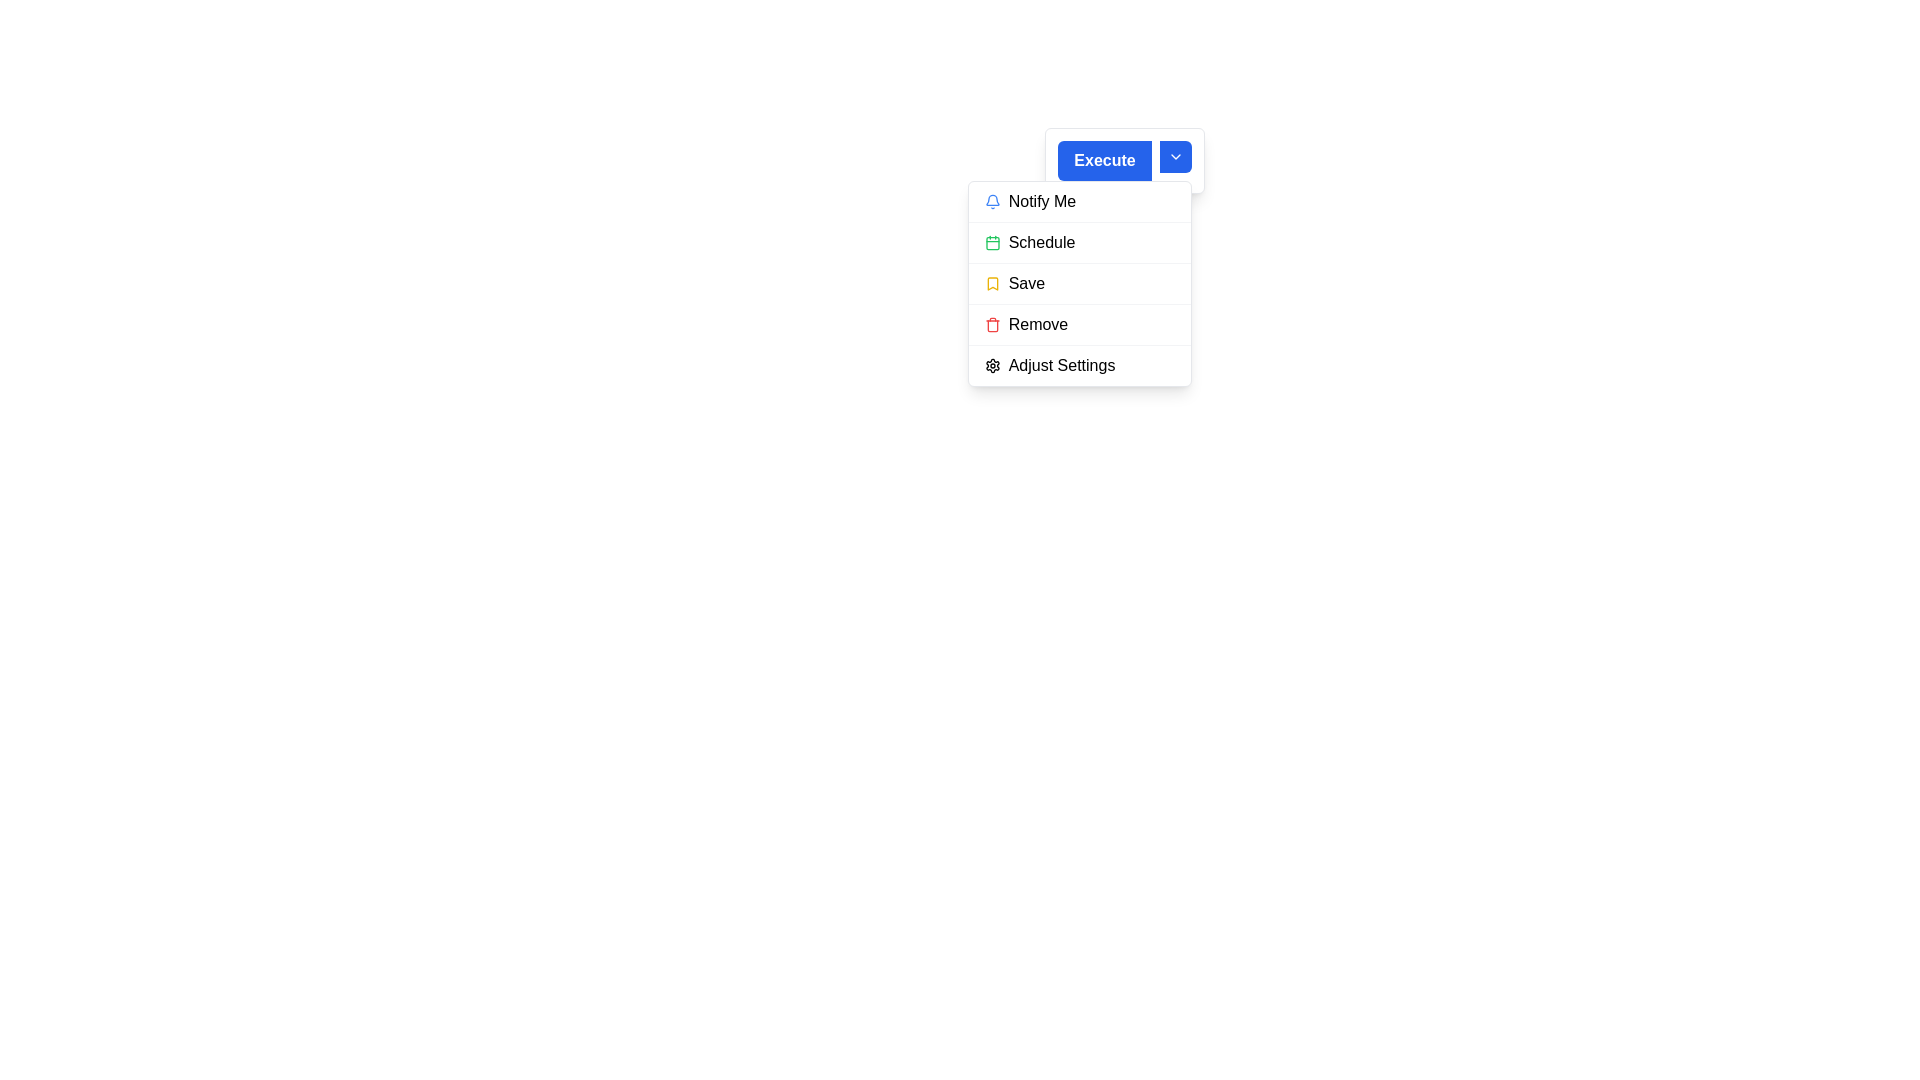 Image resolution: width=1920 pixels, height=1080 pixels. What do you see at coordinates (1078, 283) in the screenshot?
I see `the 'Save' button in the dropdown menu` at bounding box center [1078, 283].